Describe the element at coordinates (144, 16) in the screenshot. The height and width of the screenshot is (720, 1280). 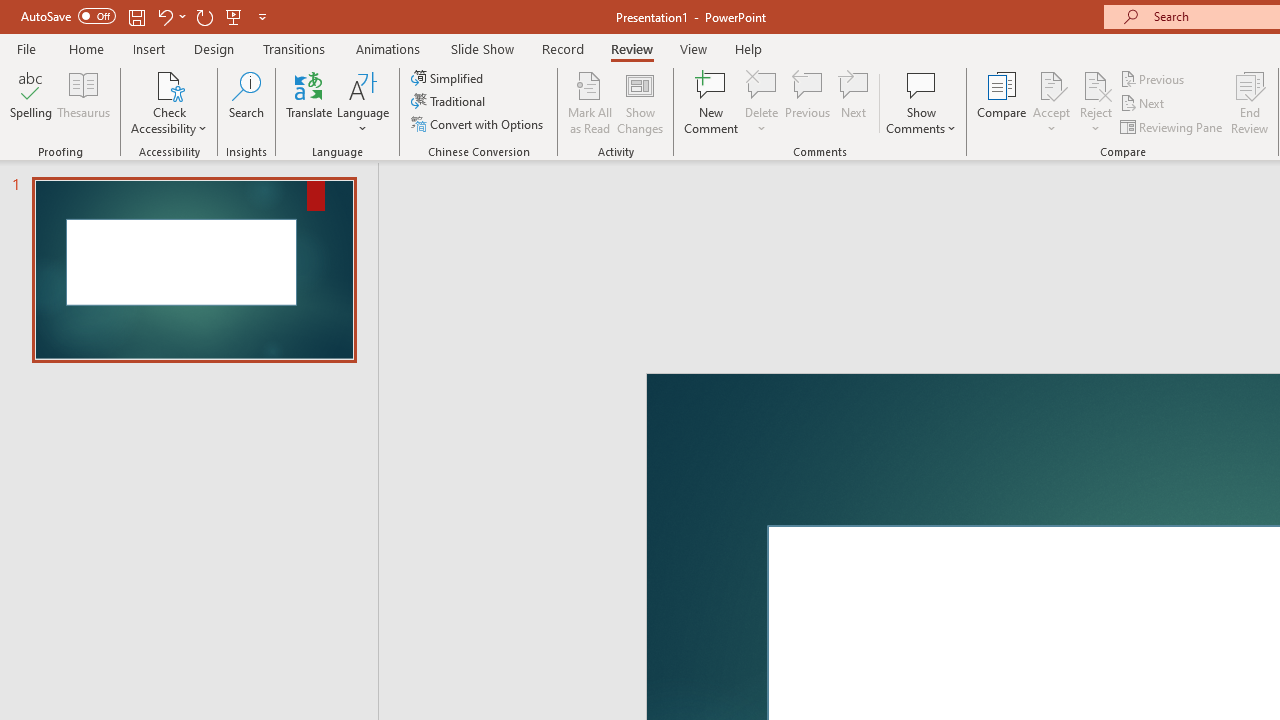
I see `'Quick Access Toolbar'` at that location.